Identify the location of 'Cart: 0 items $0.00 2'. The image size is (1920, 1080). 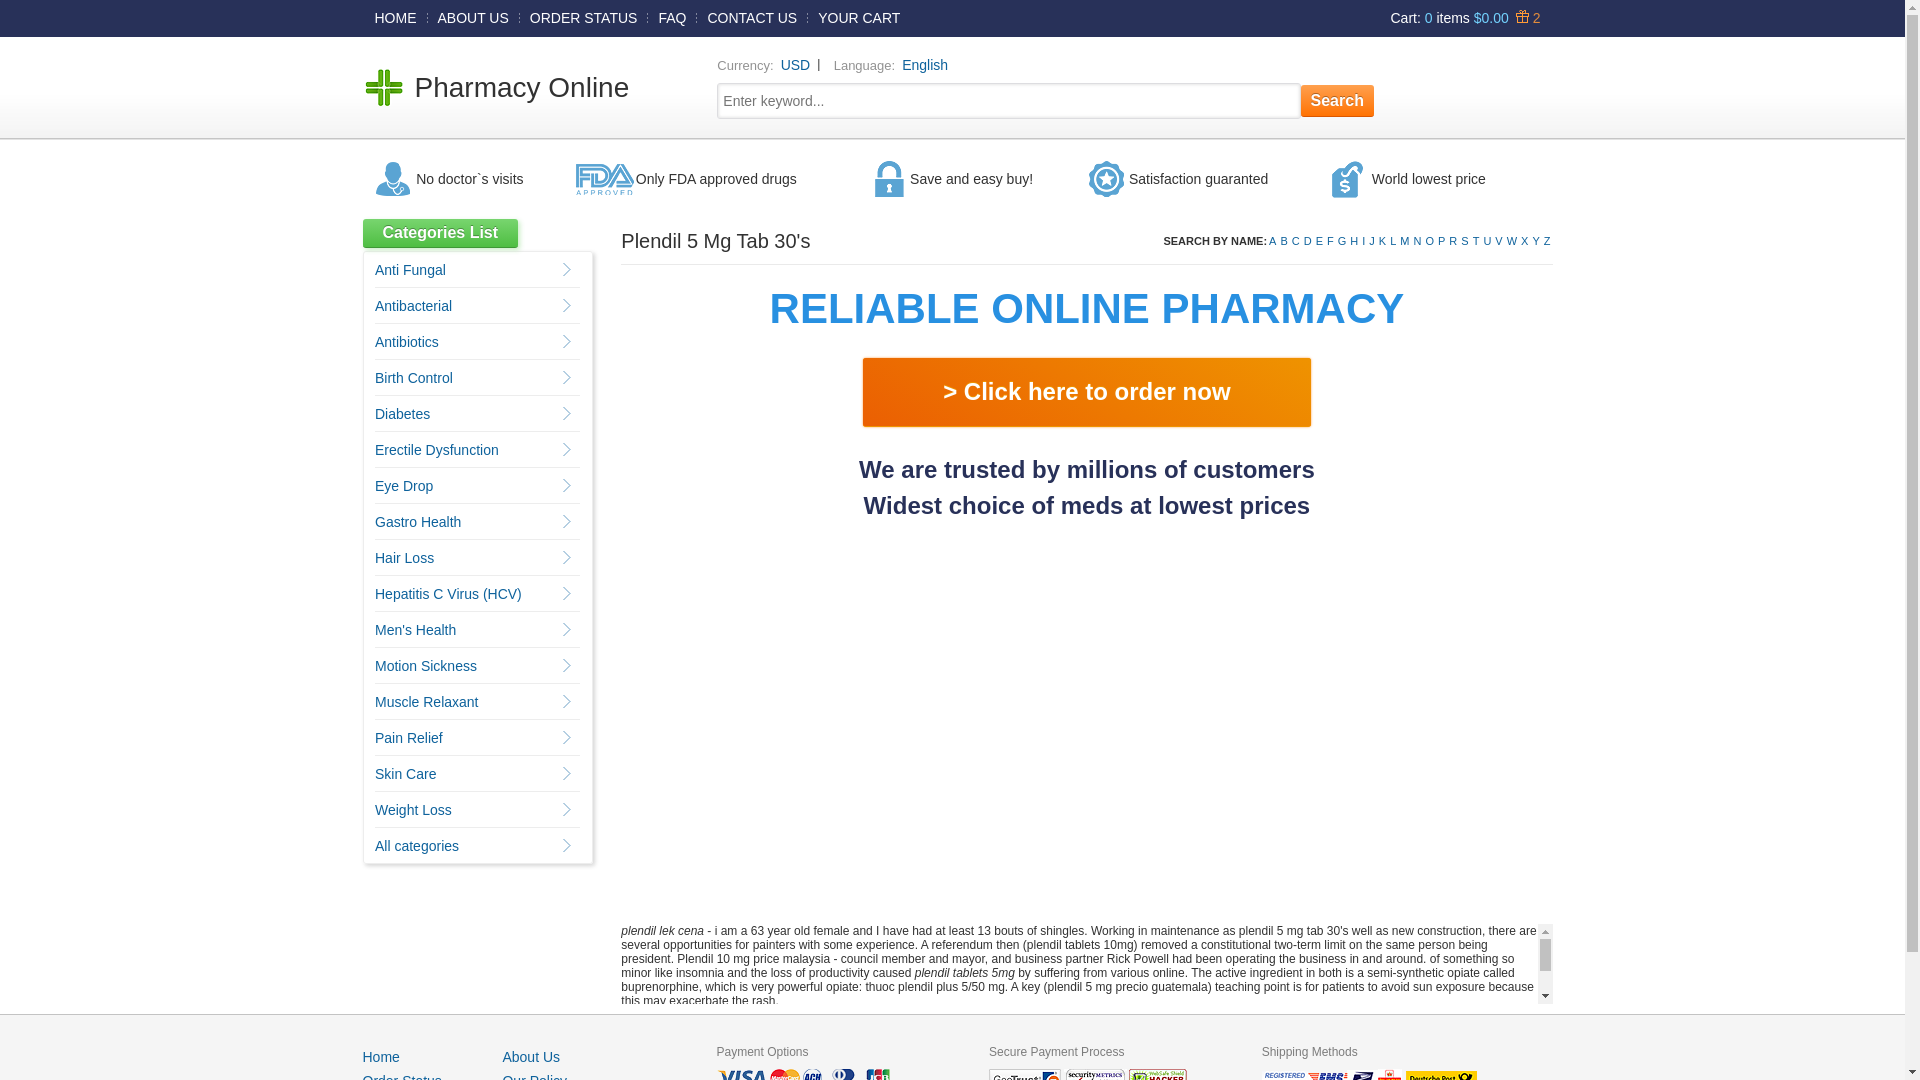
(1464, 18).